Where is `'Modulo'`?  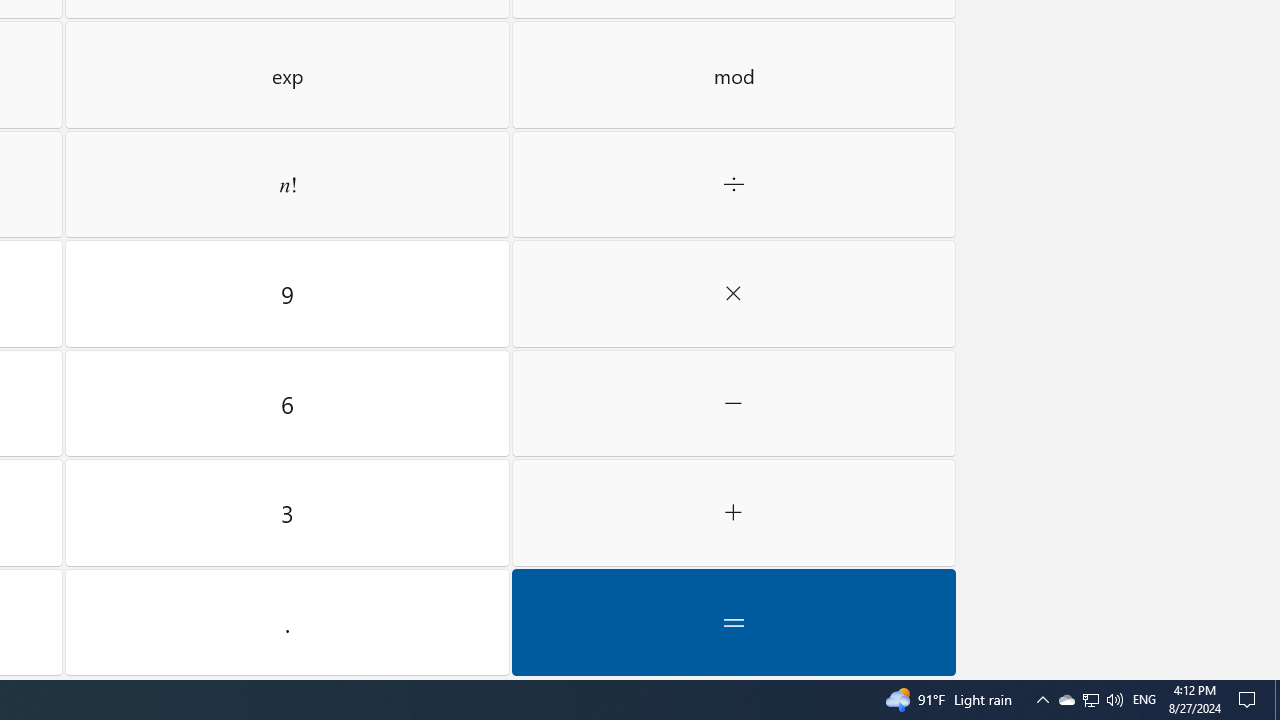
'Modulo' is located at coordinates (733, 73).